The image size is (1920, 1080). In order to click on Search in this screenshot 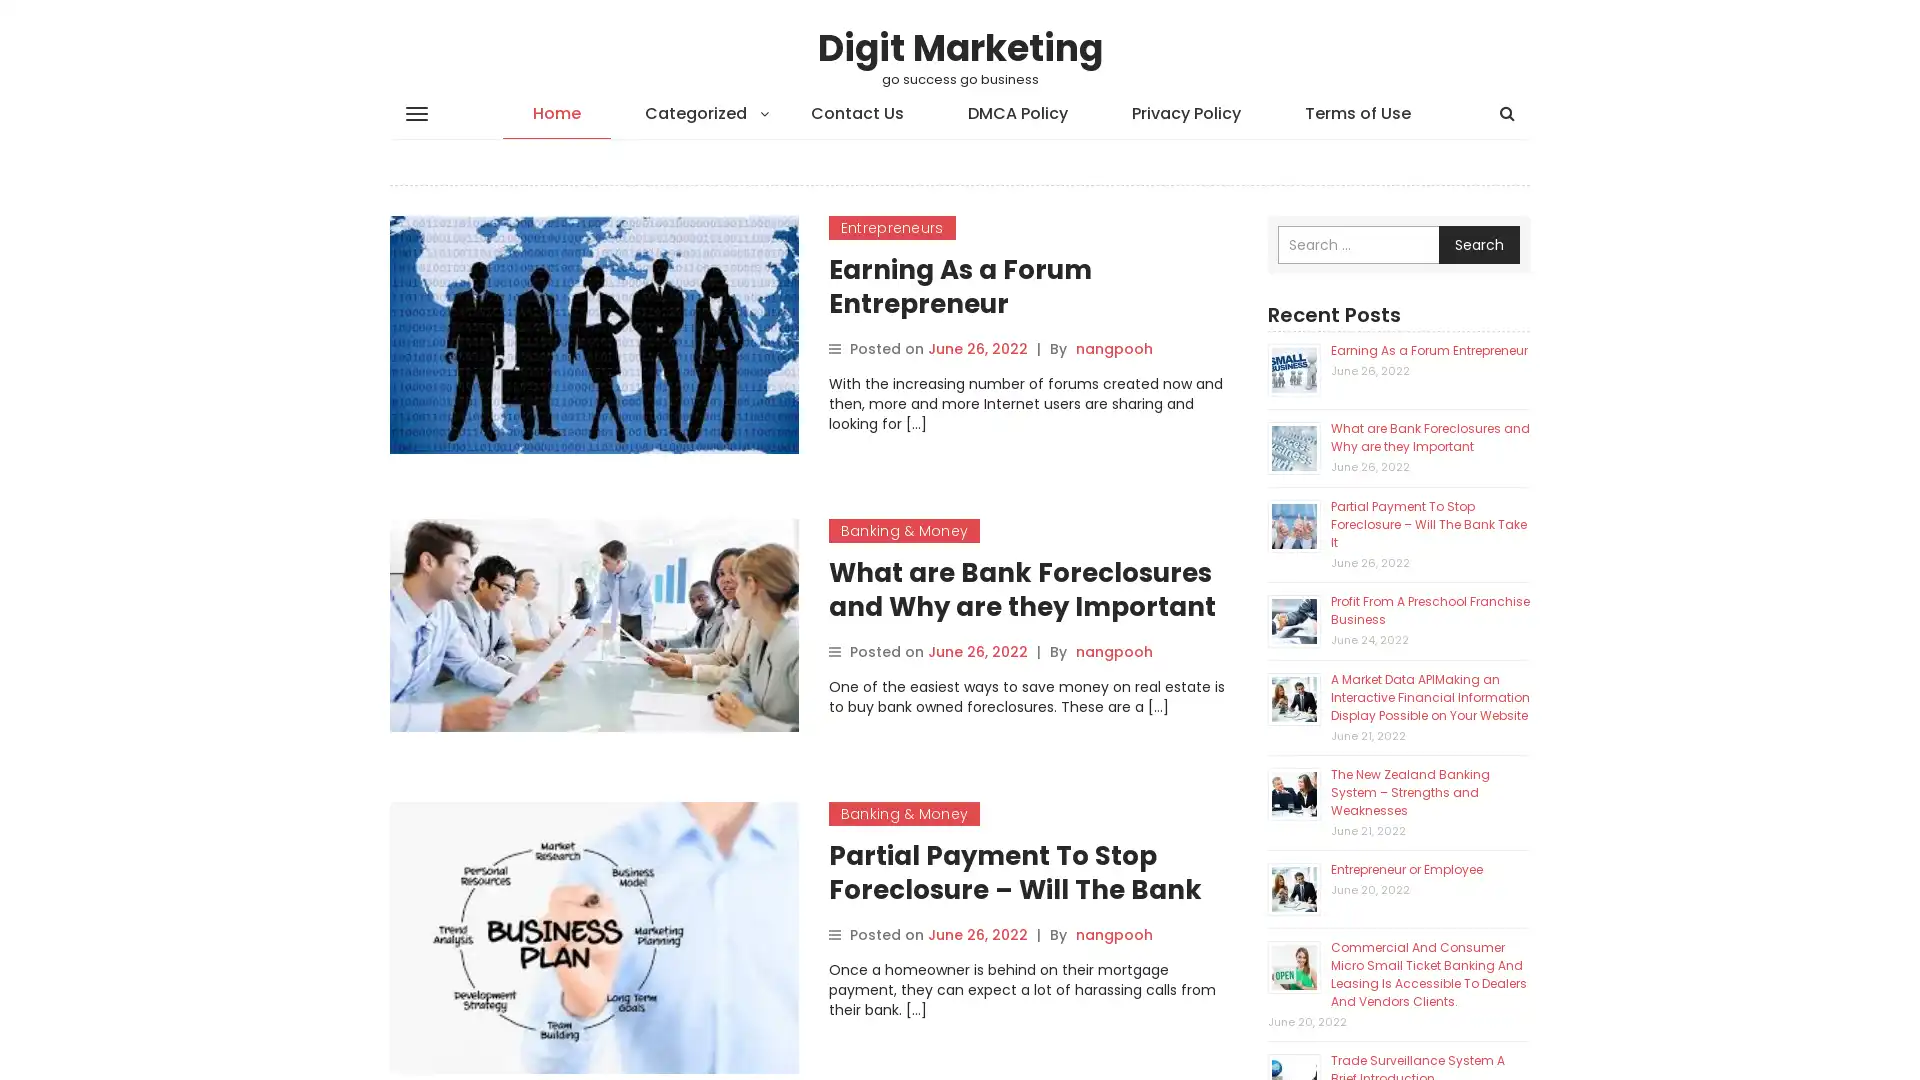, I will do `click(1479, 244)`.